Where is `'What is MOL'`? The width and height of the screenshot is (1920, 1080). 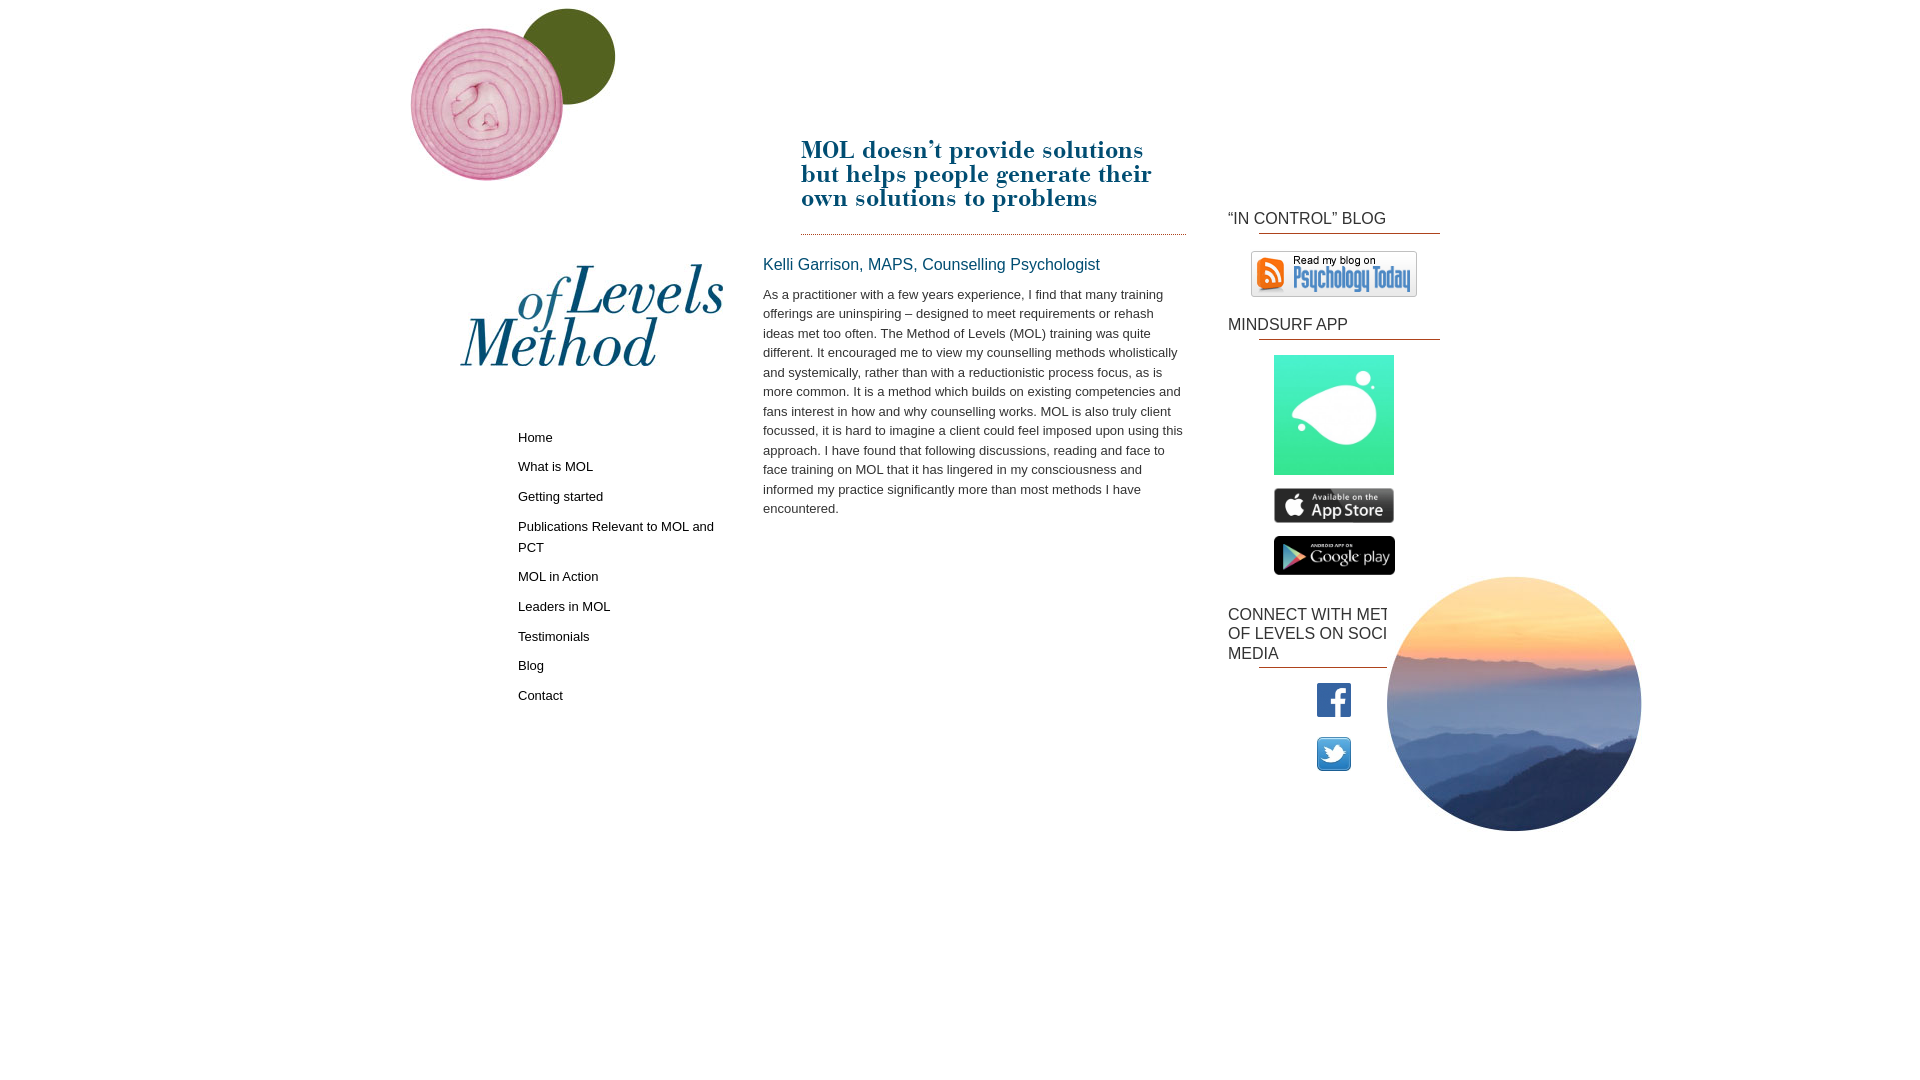 'What is MOL' is located at coordinates (518, 465).